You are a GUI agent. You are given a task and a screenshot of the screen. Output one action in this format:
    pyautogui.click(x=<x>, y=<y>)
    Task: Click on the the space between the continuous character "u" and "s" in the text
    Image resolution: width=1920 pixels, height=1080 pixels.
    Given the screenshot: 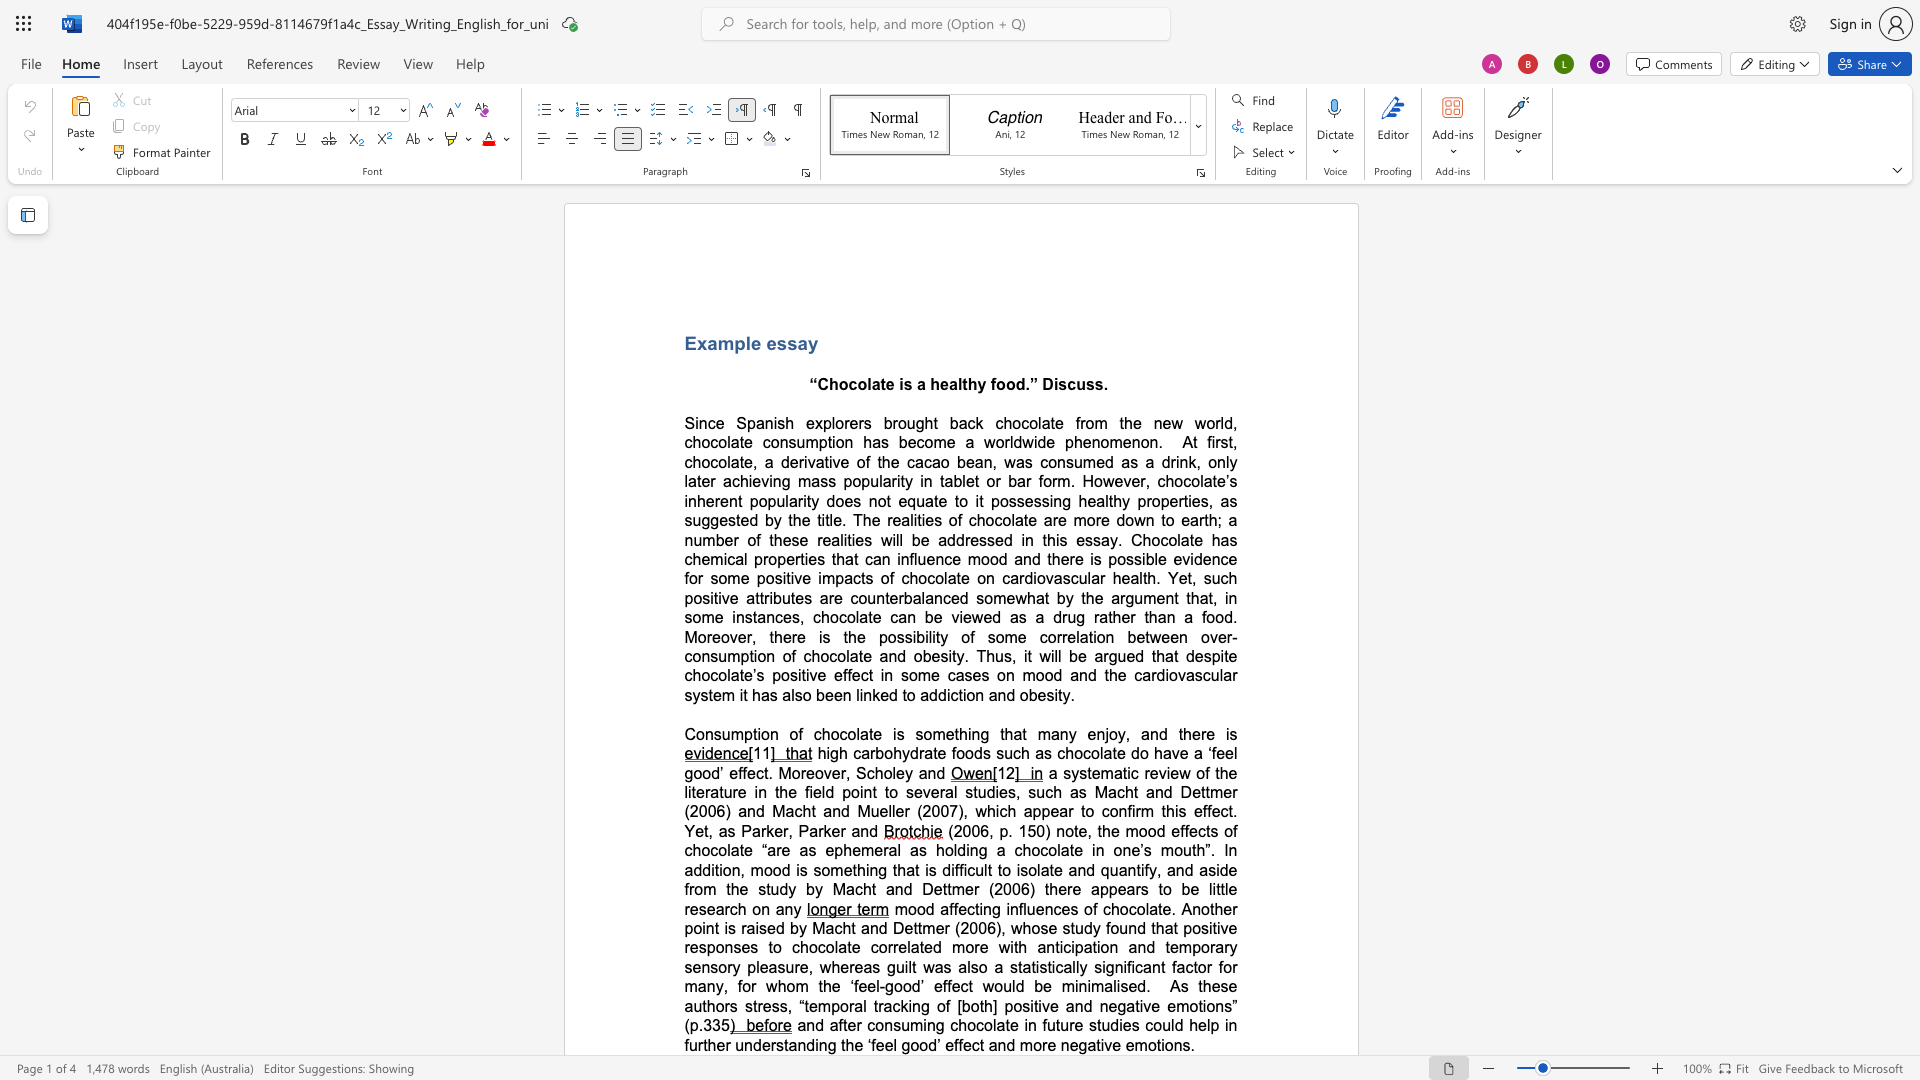 What is the action you would take?
    pyautogui.click(x=1084, y=384)
    